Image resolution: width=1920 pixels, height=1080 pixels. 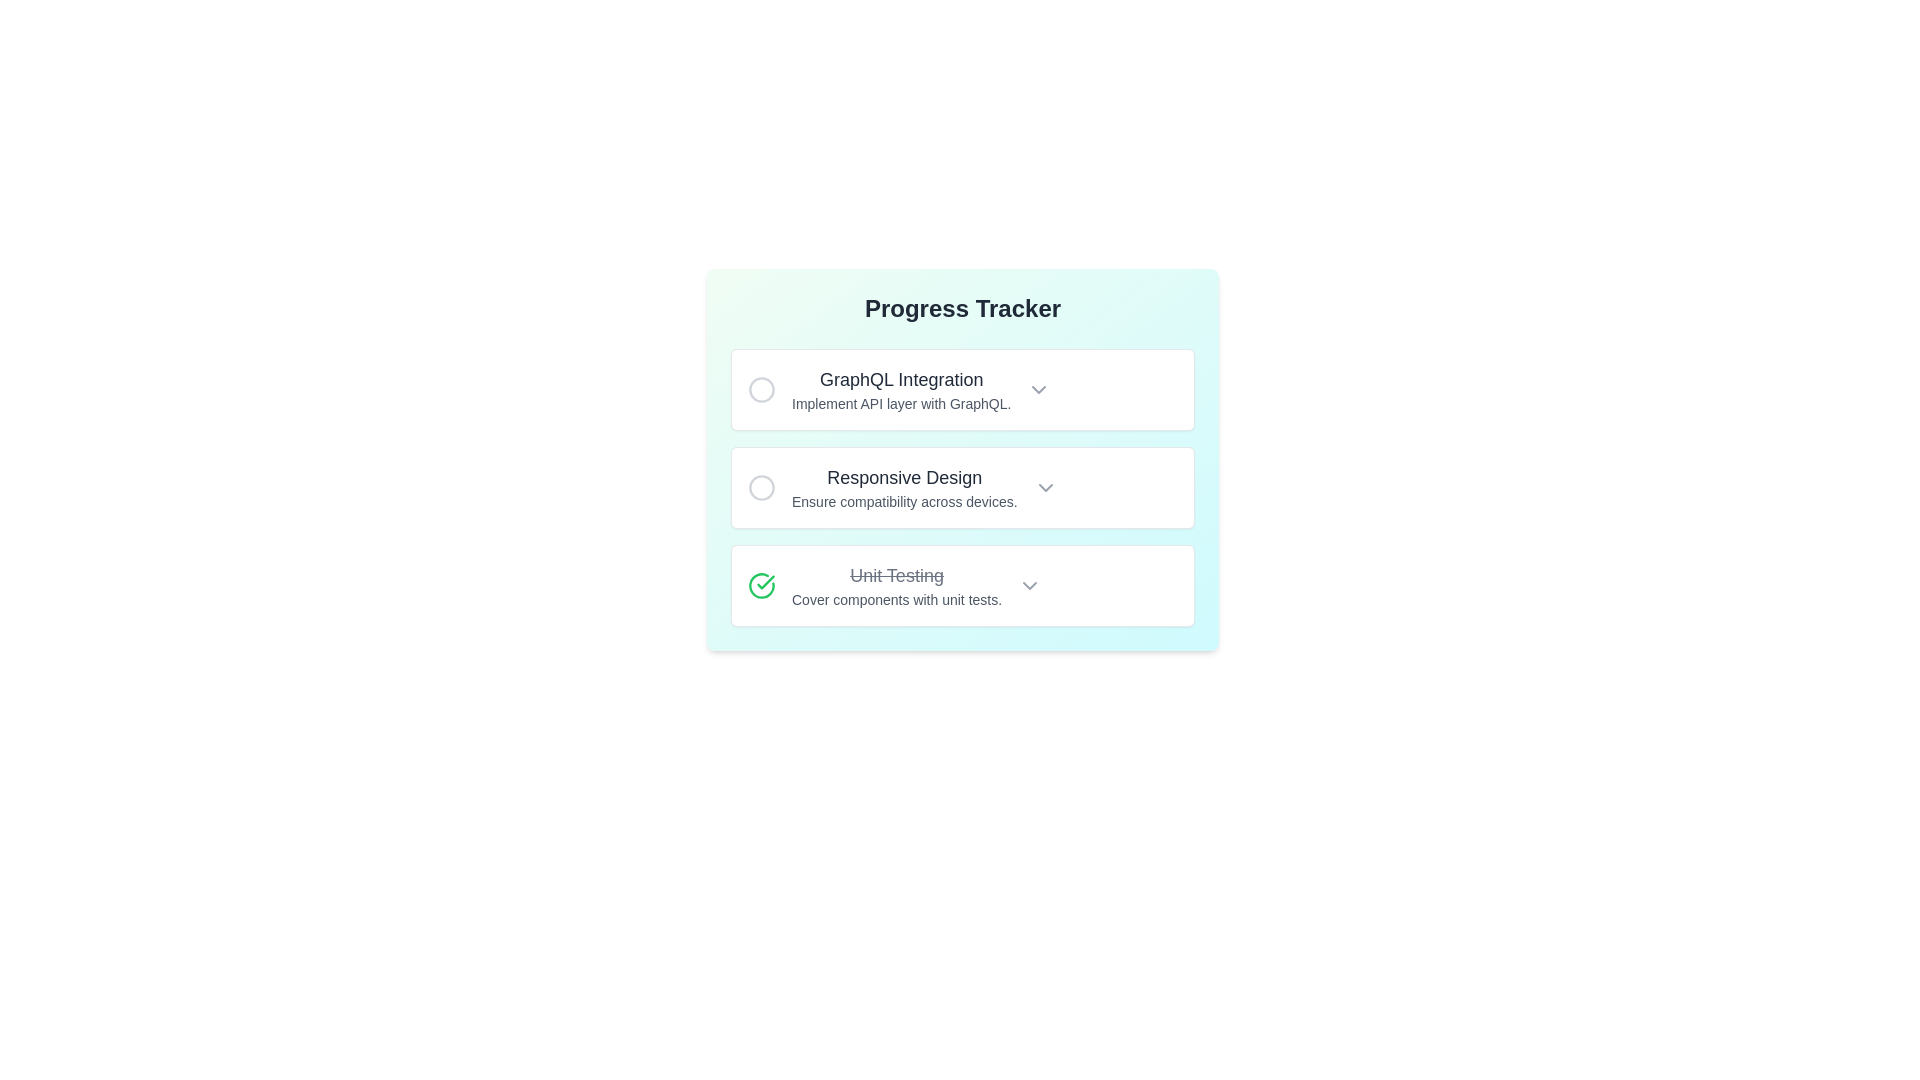 I want to click on the static text label reading 'Ensure compatibility across devices.' located below the 'Responsive Design' title in the Progress Tracker interface, so click(x=903, y=500).